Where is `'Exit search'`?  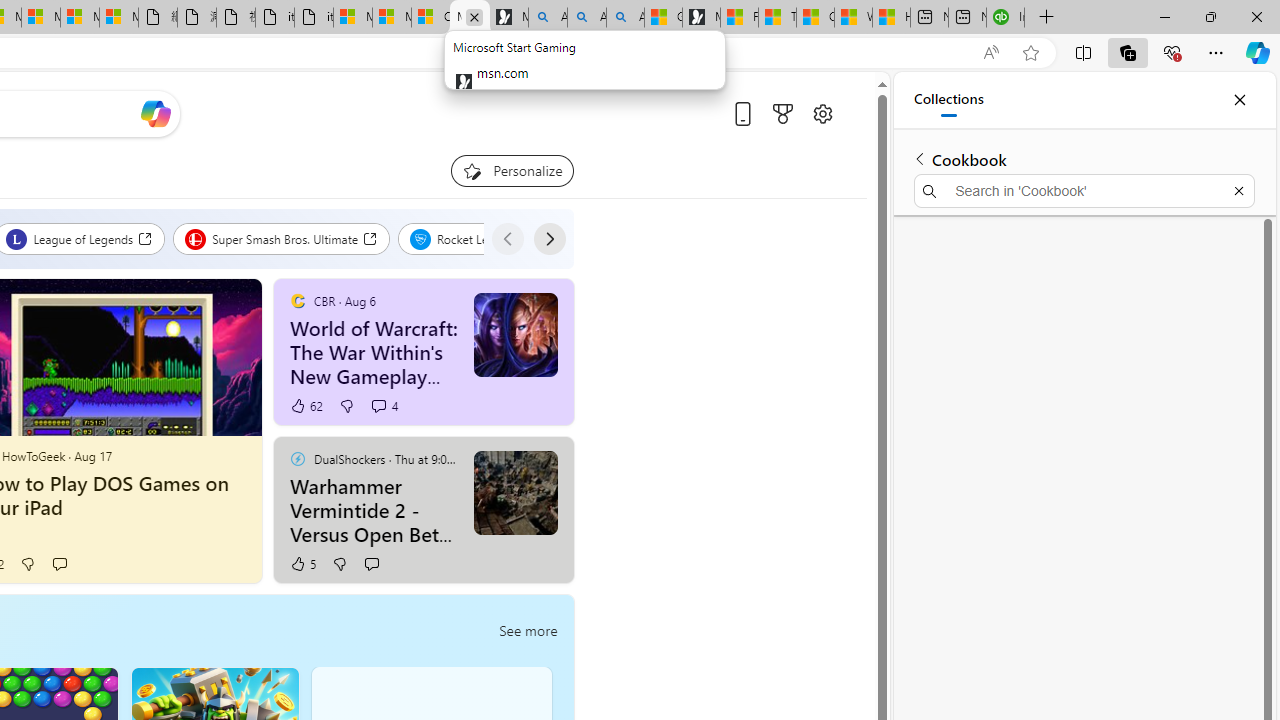 'Exit search' is located at coordinates (1238, 191).